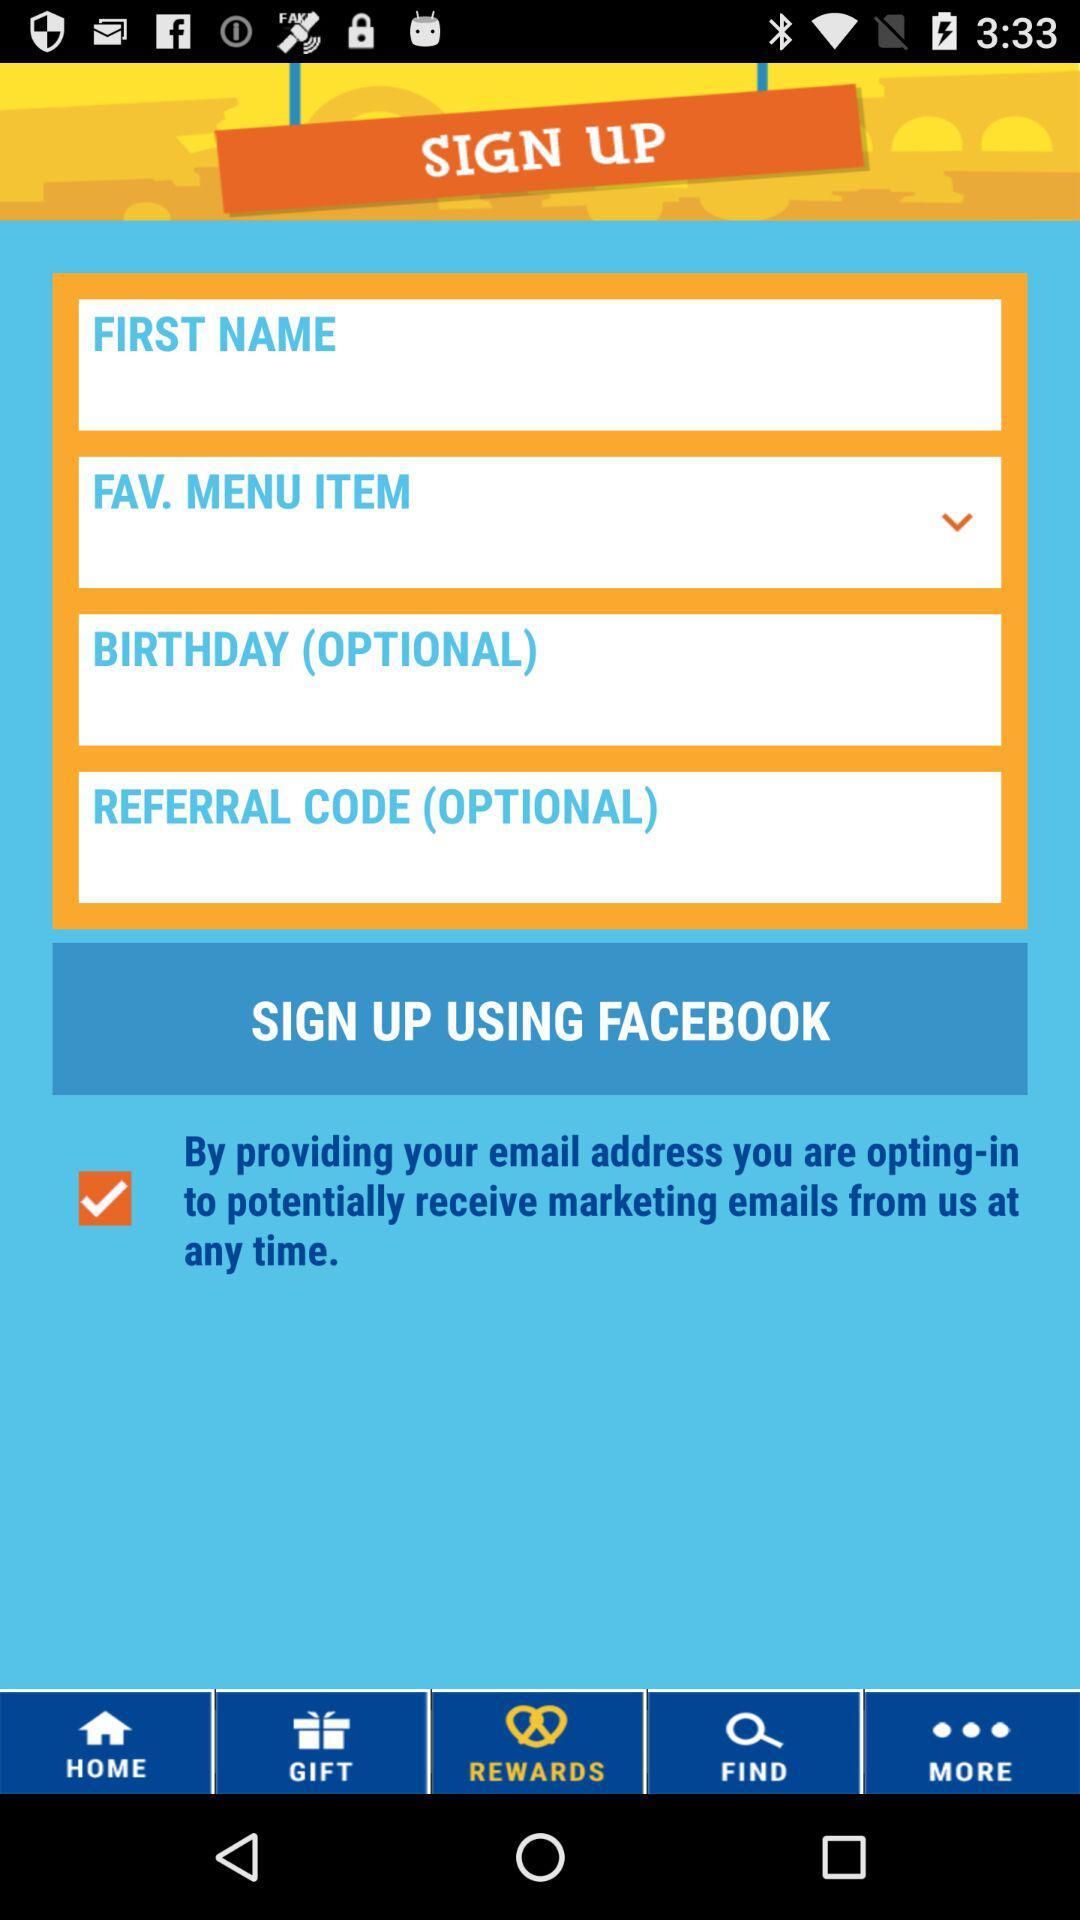 The height and width of the screenshot is (1920, 1080). What do you see at coordinates (956, 522) in the screenshot?
I see `favmenu item` at bounding box center [956, 522].